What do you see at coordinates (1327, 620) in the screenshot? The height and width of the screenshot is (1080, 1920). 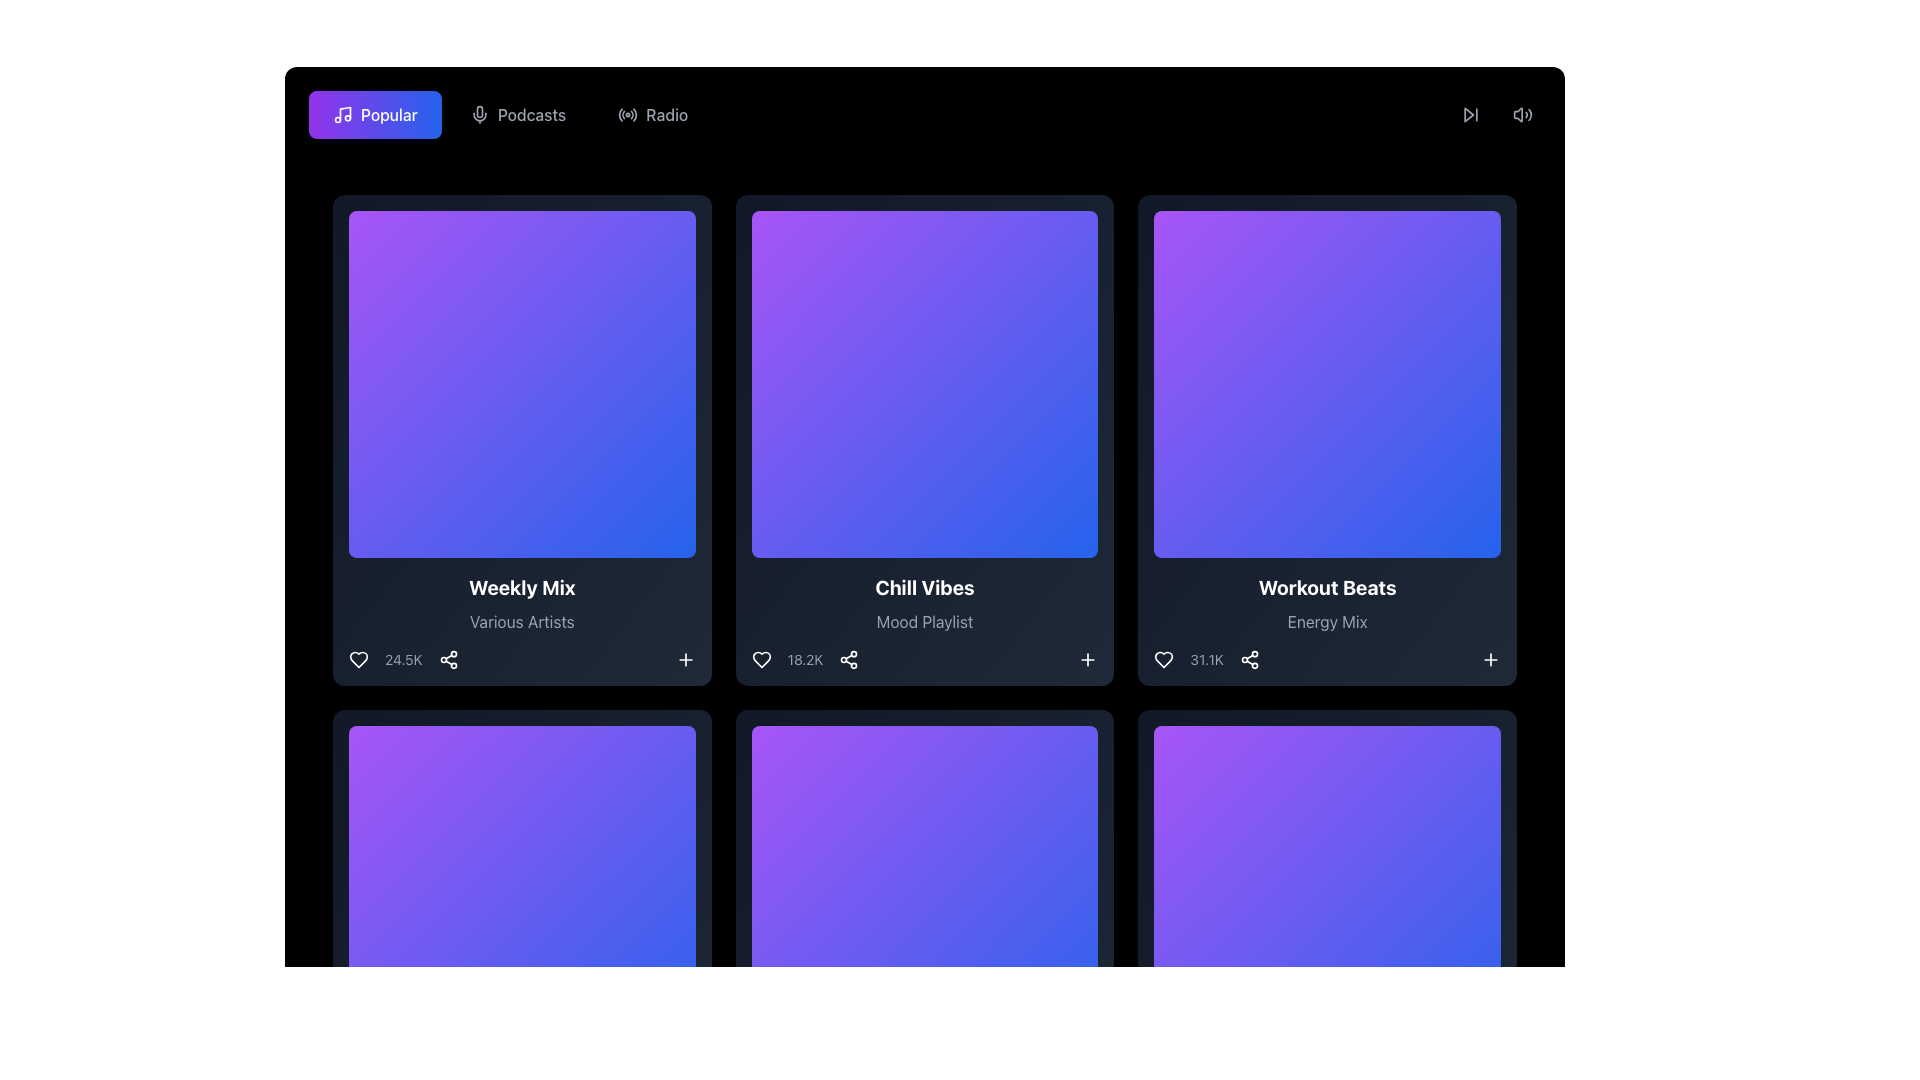 I see `the 'Energy Mix' text label located in the third tile from the left in the top row of the music library interface, positioned under 'Workout Beats'` at bounding box center [1327, 620].